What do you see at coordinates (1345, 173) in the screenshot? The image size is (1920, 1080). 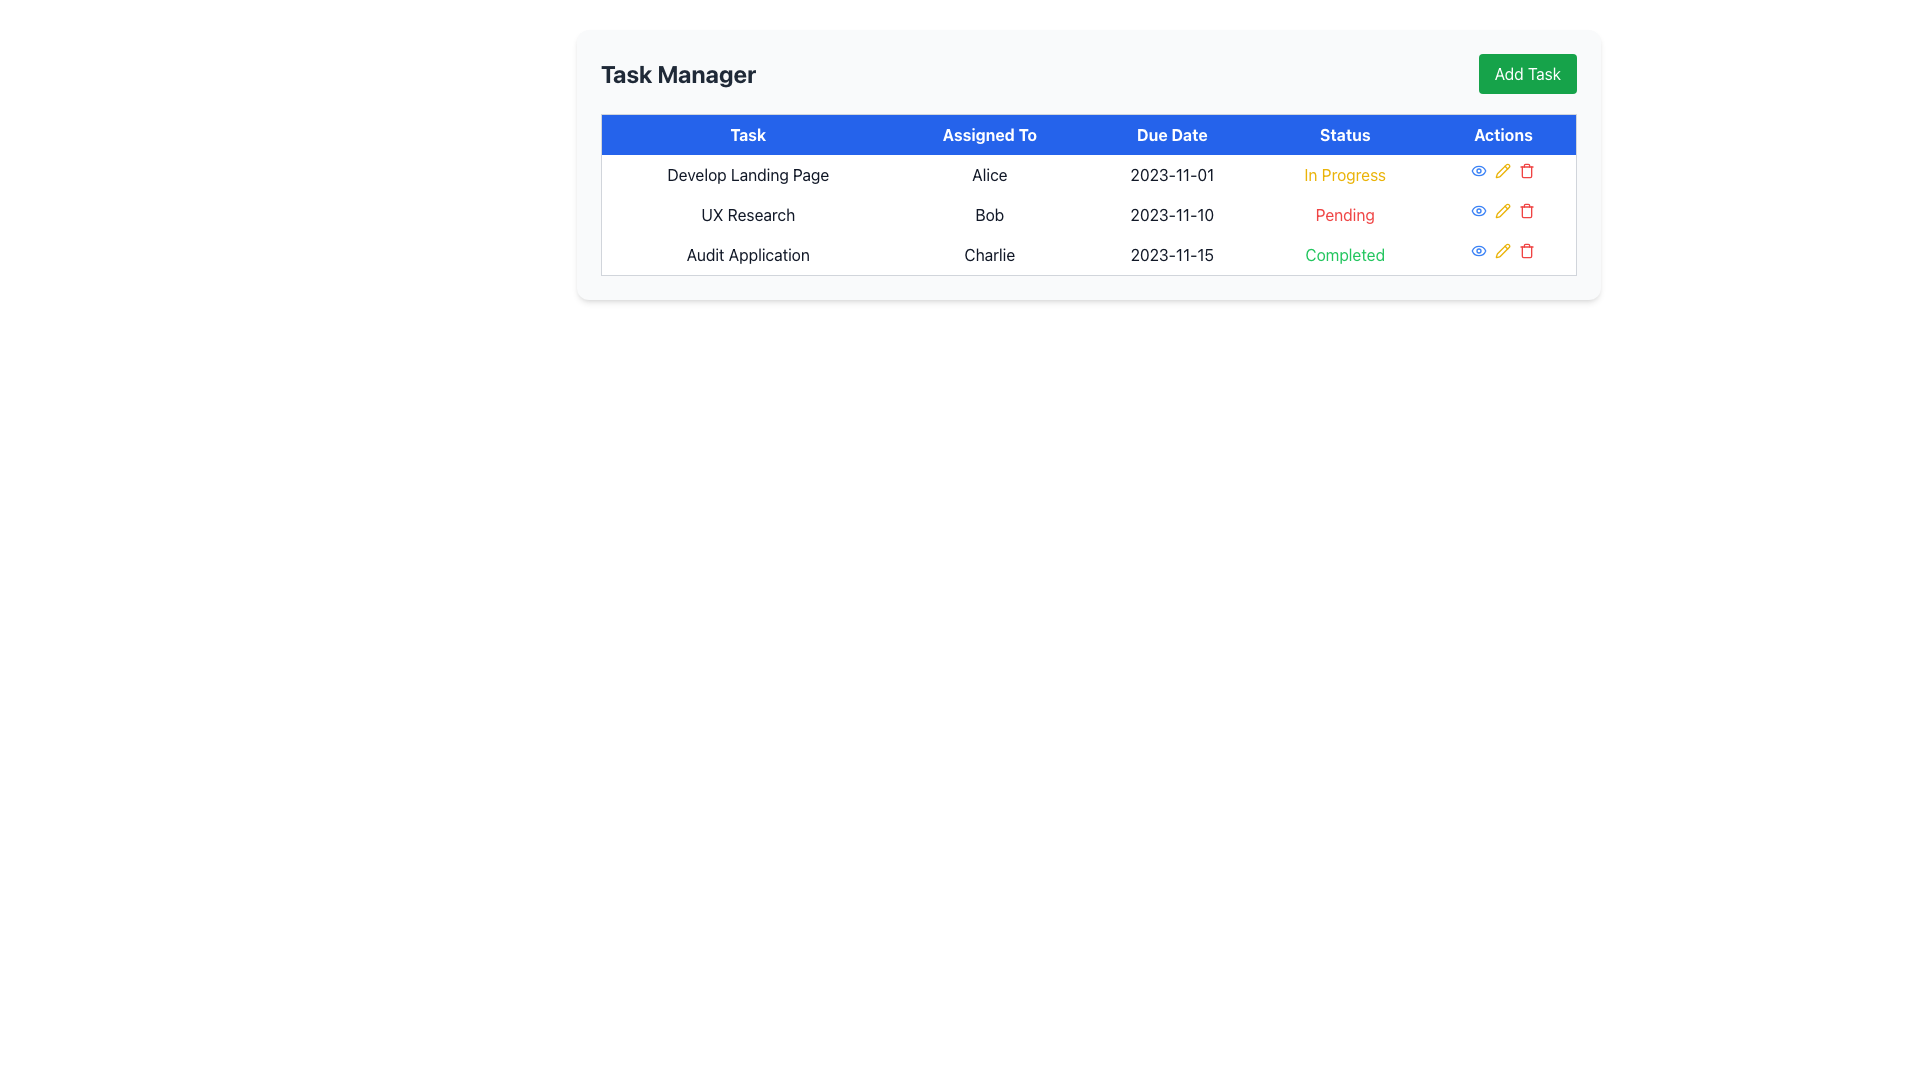 I see `the text label displaying 'In Progress' in yellow font color, located in the 'Status' column of the first row of the data table for the task 'Develop Landing Page'` at bounding box center [1345, 173].